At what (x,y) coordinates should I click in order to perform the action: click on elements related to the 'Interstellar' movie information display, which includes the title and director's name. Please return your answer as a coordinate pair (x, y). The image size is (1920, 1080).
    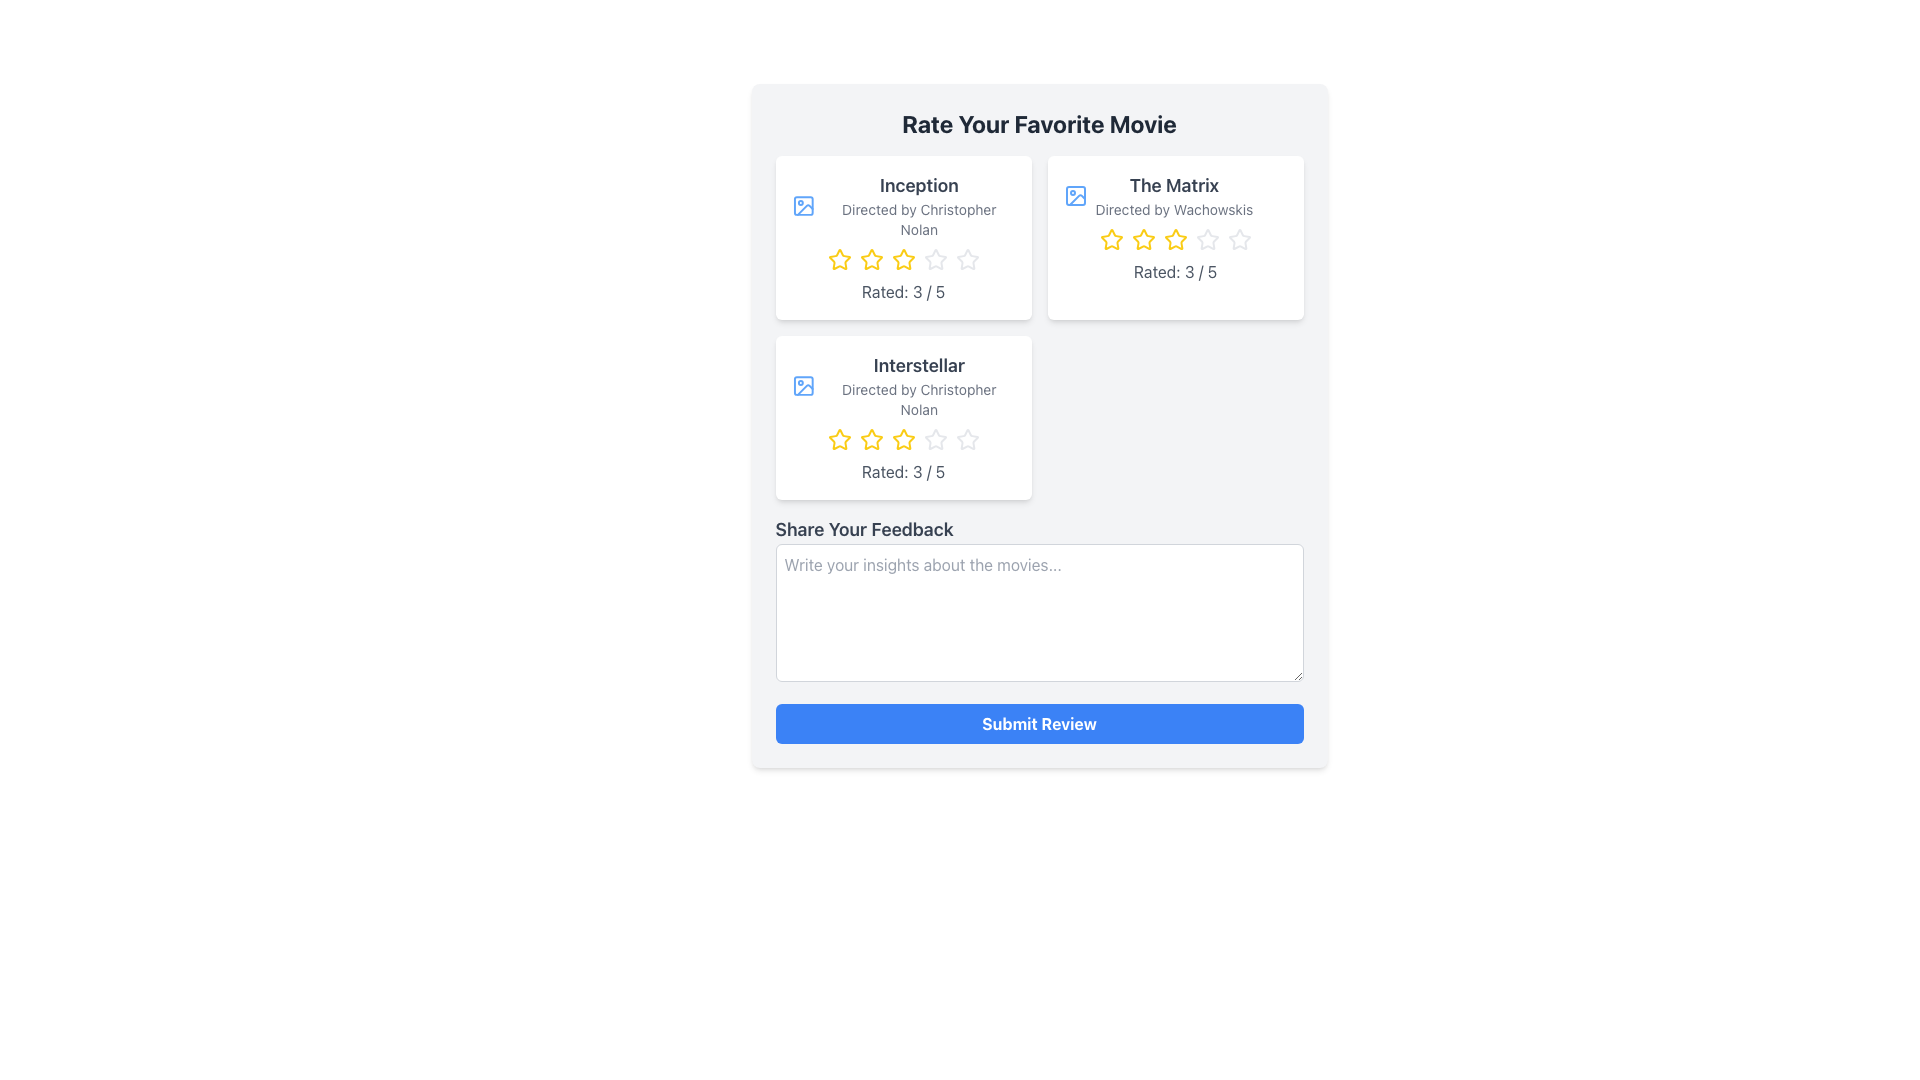
    Looking at the image, I should click on (918, 385).